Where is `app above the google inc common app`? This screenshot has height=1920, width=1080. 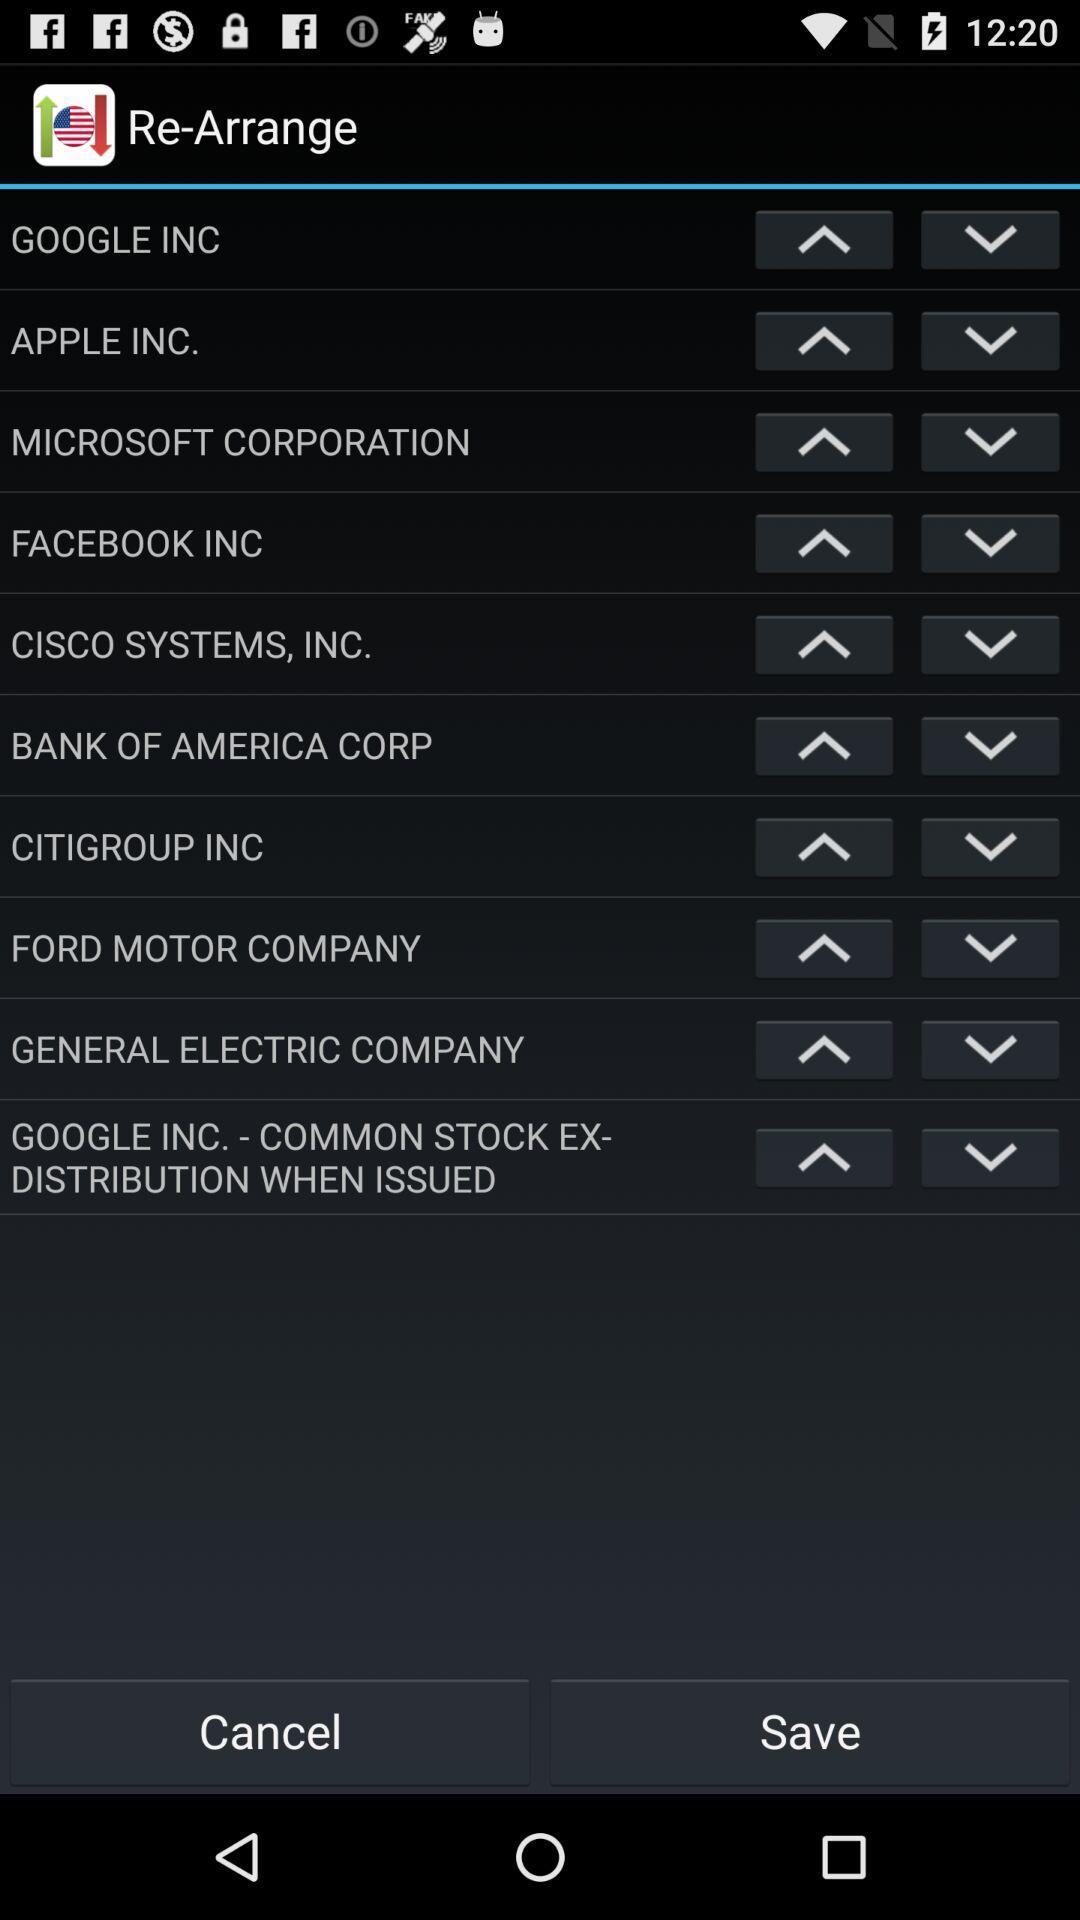
app above the google inc common app is located at coordinates (378, 1047).